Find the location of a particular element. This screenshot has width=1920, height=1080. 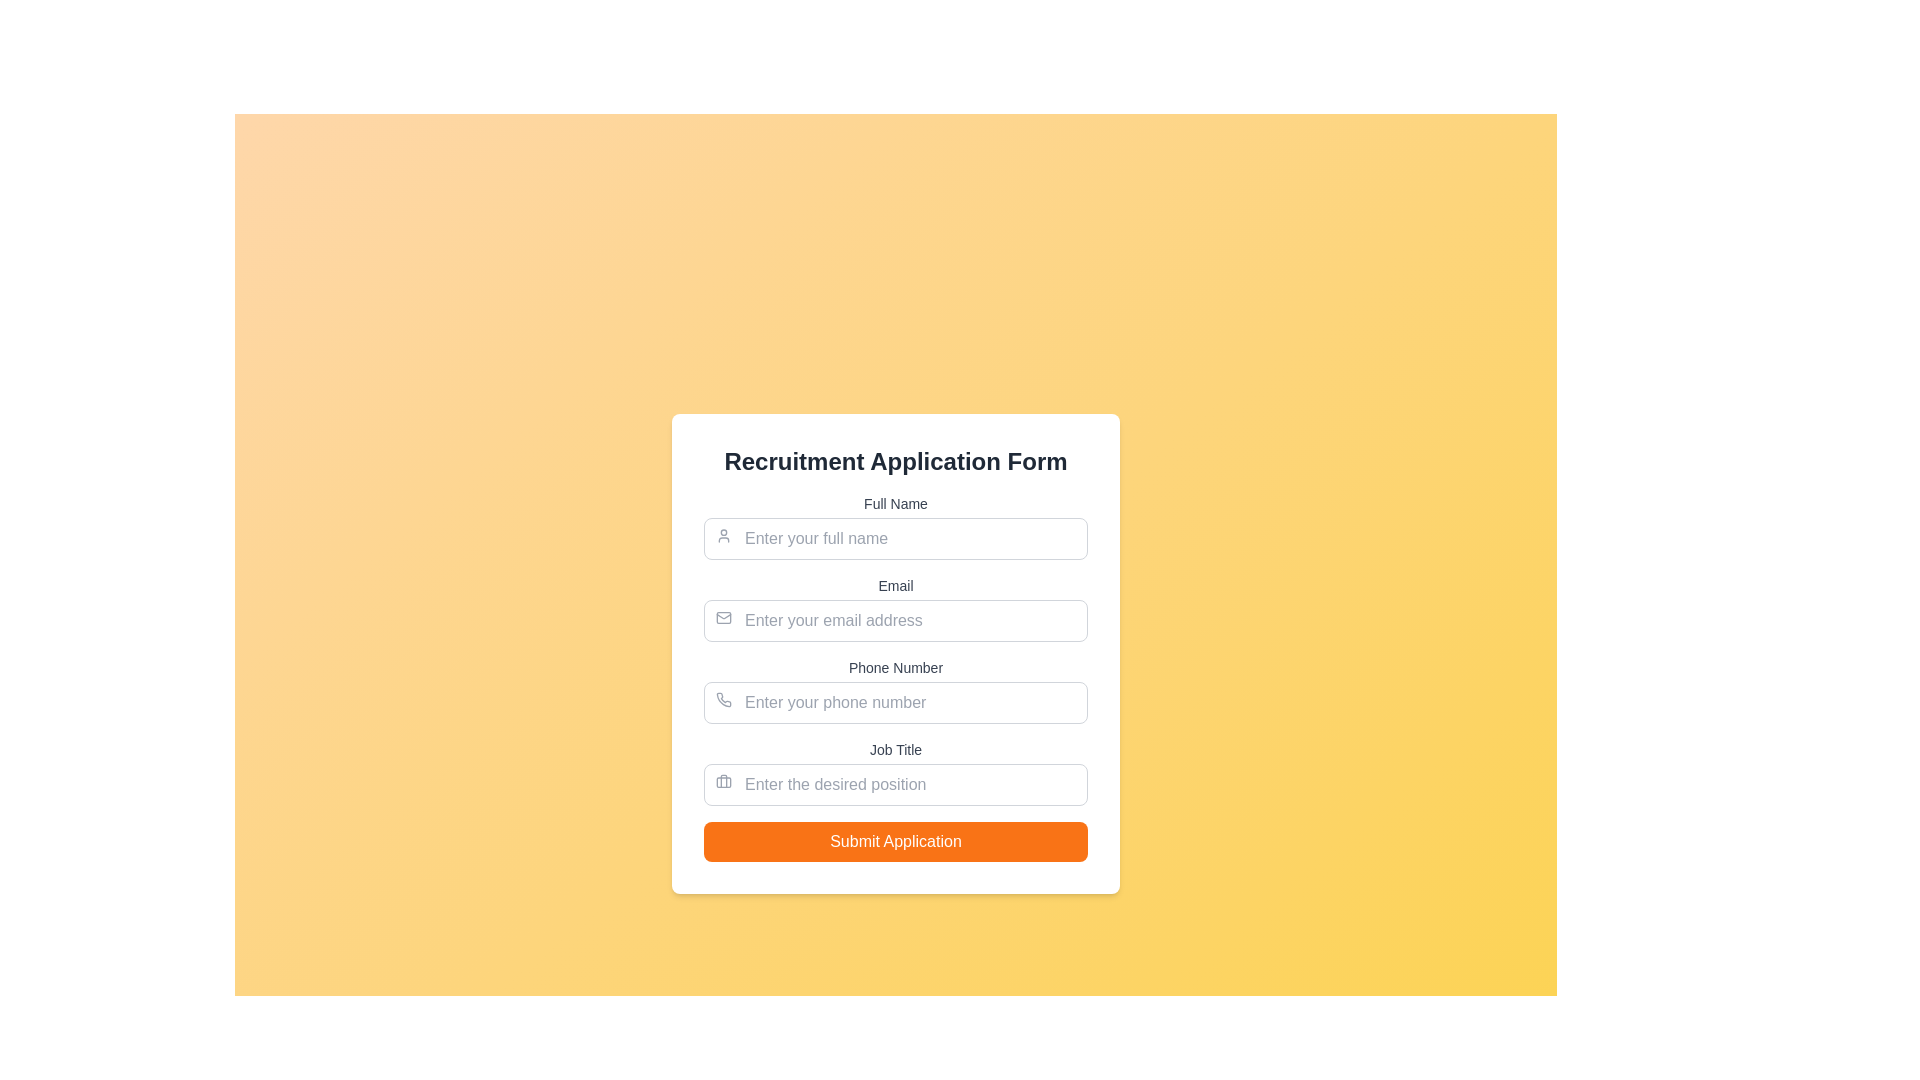

the 'Email' label to focus the associated input field below it is located at coordinates (895, 608).